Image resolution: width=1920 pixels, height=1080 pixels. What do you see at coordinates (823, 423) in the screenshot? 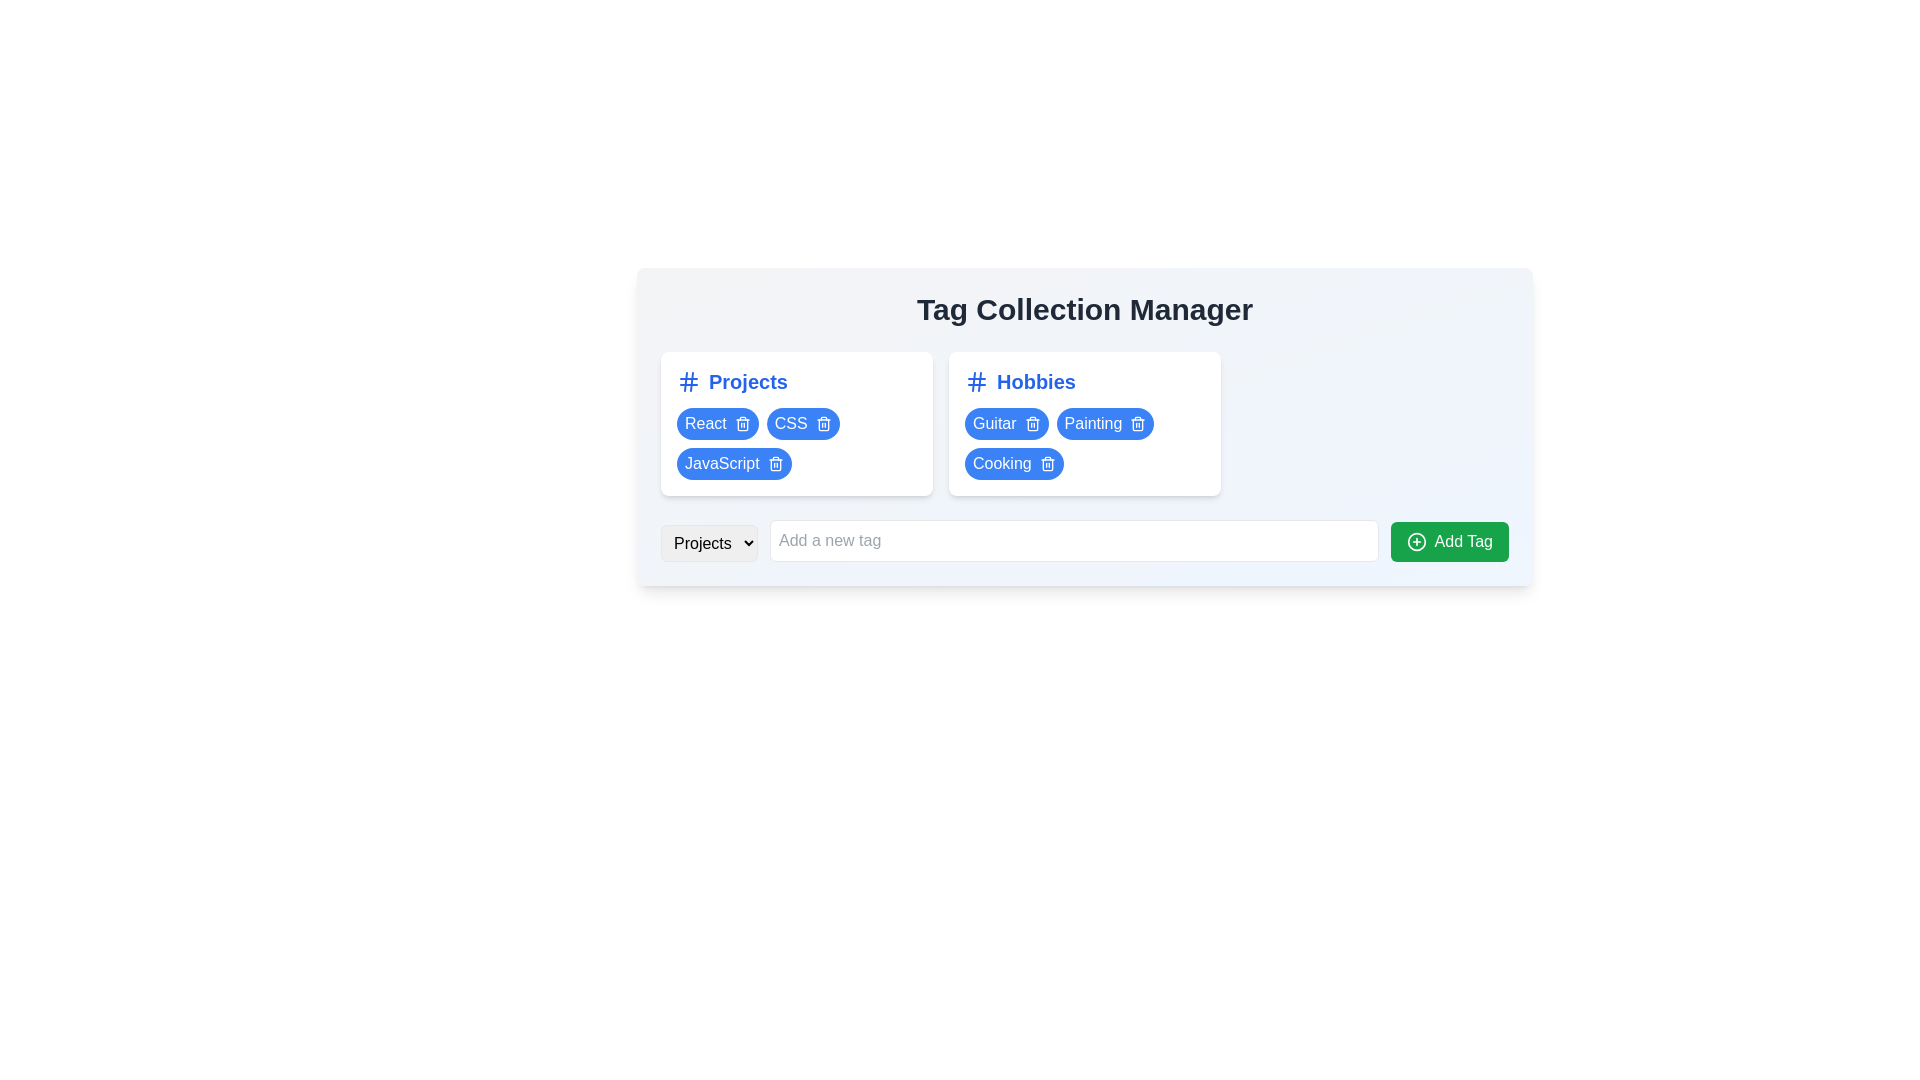
I see `the delete icon button located at the far-right end of the 'CSS' tag in the 'Projects' section` at bounding box center [823, 423].